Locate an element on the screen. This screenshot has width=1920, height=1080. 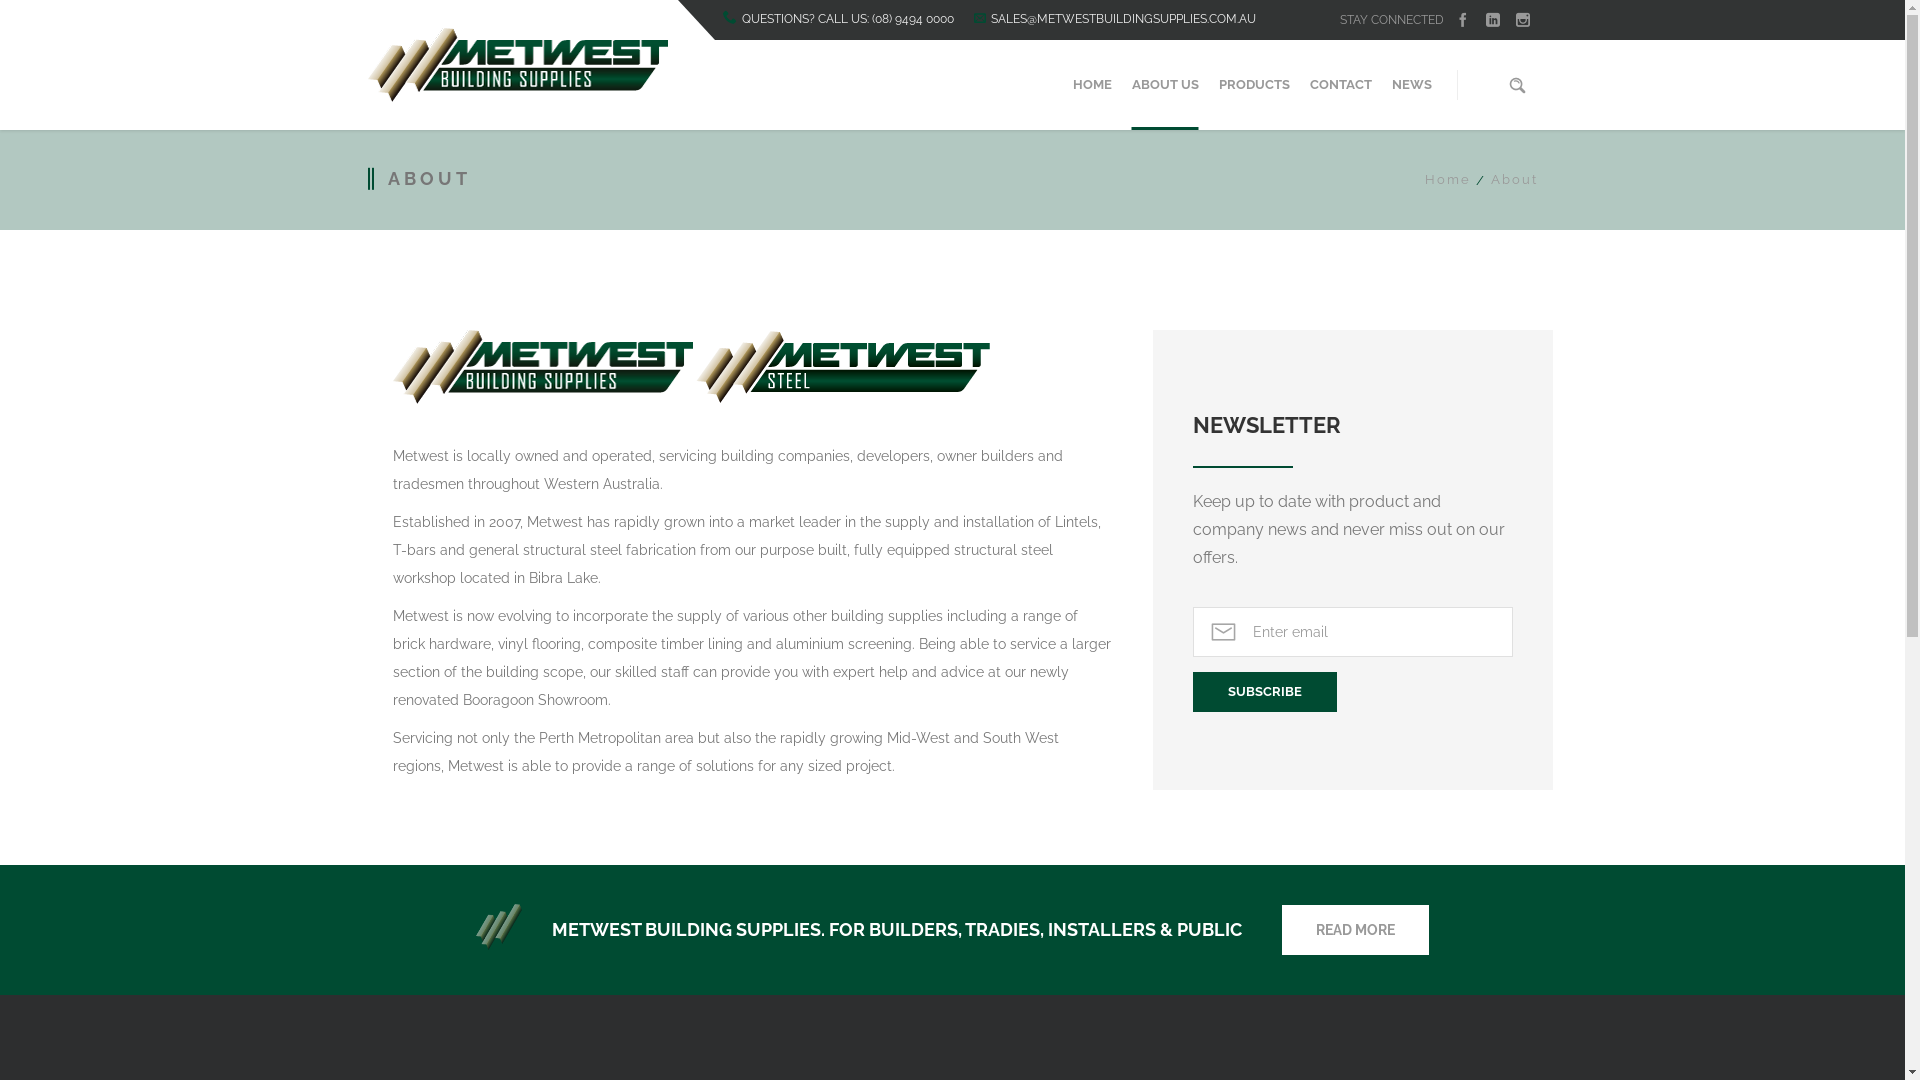
'facebook' is located at coordinates (1463, 19).